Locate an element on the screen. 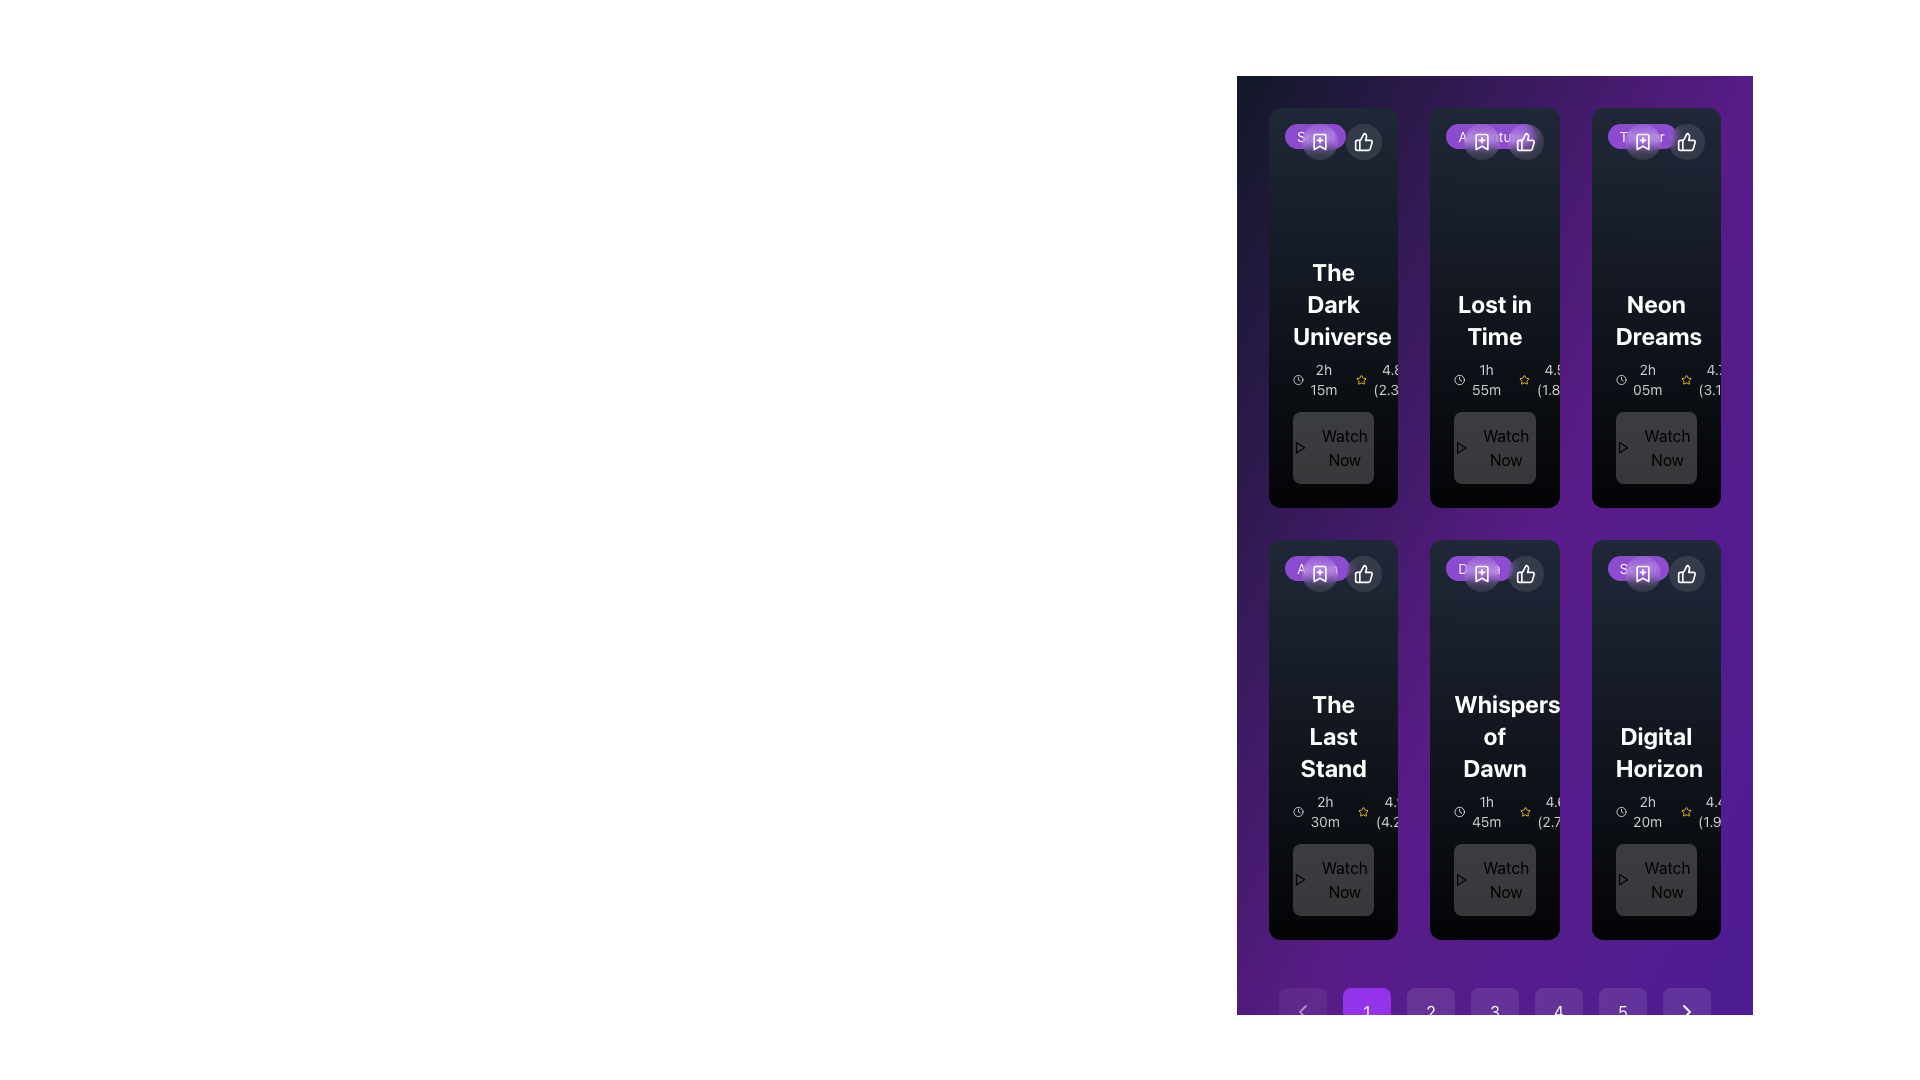 Image resolution: width=1920 pixels, height=1080 pixels. the fifth pagination button located at the bottom of the interface is located at coordinates (1622, 1011).